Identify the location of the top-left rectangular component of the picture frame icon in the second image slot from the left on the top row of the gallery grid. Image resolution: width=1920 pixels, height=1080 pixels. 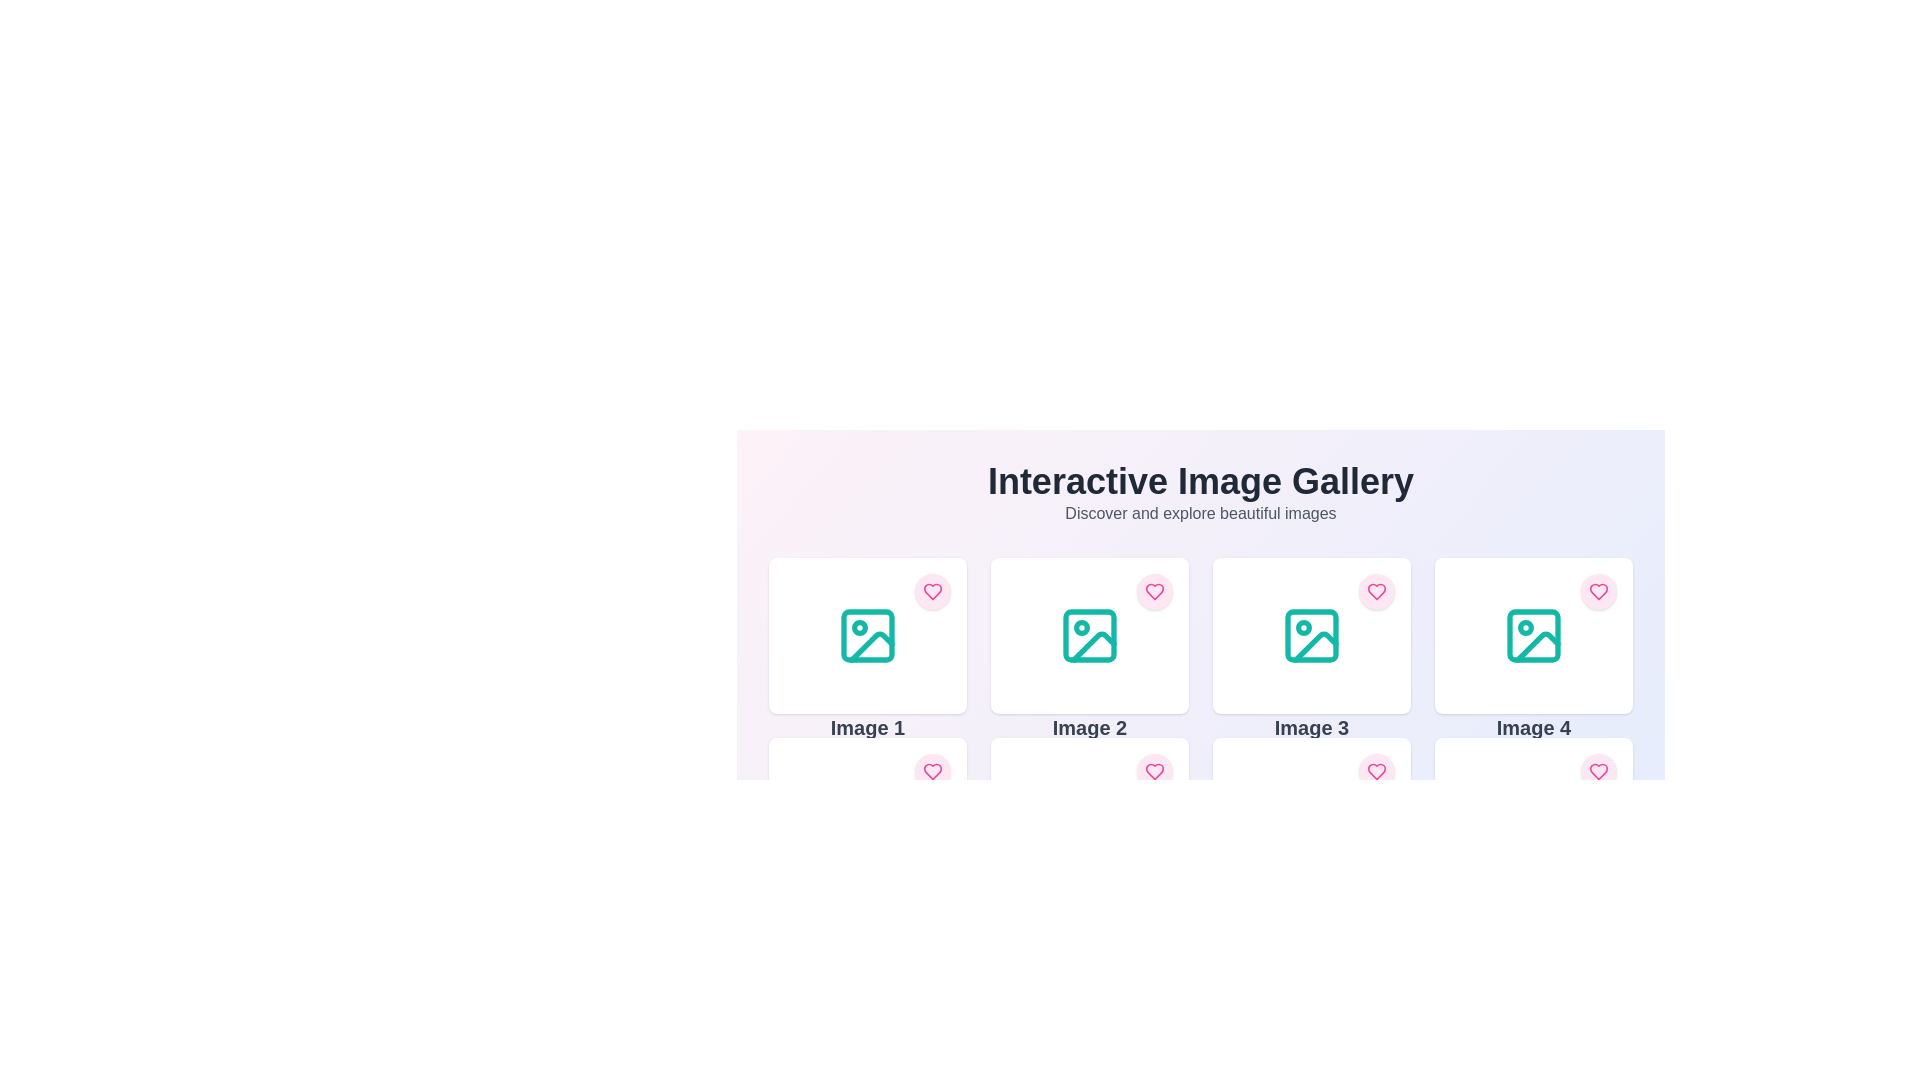
(1088, 636).